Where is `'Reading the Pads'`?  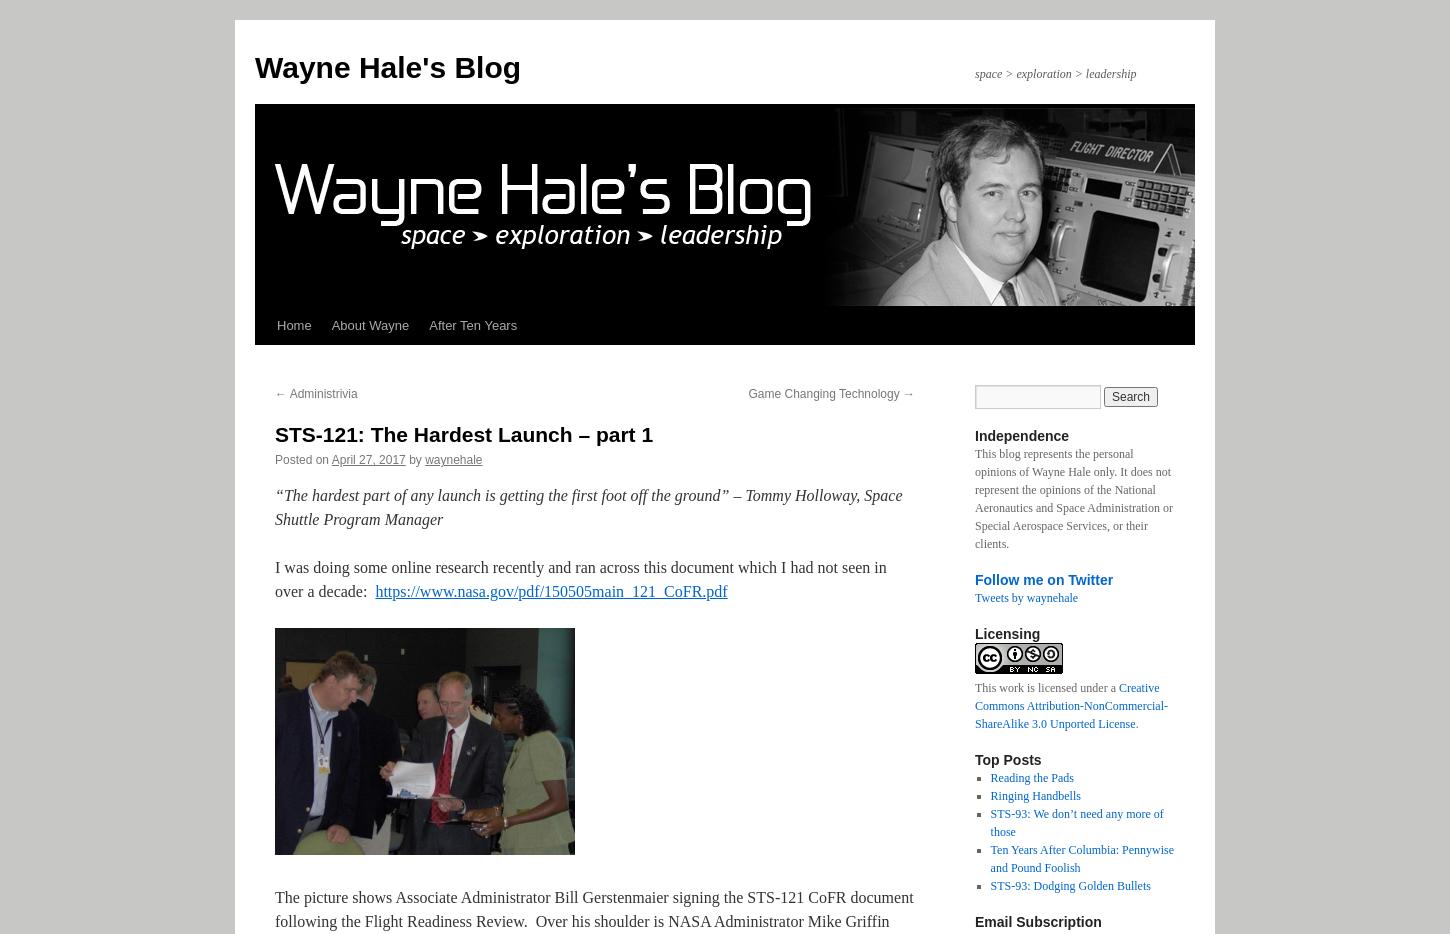 'Reading the Pads' is located at coordinates (990, 777).